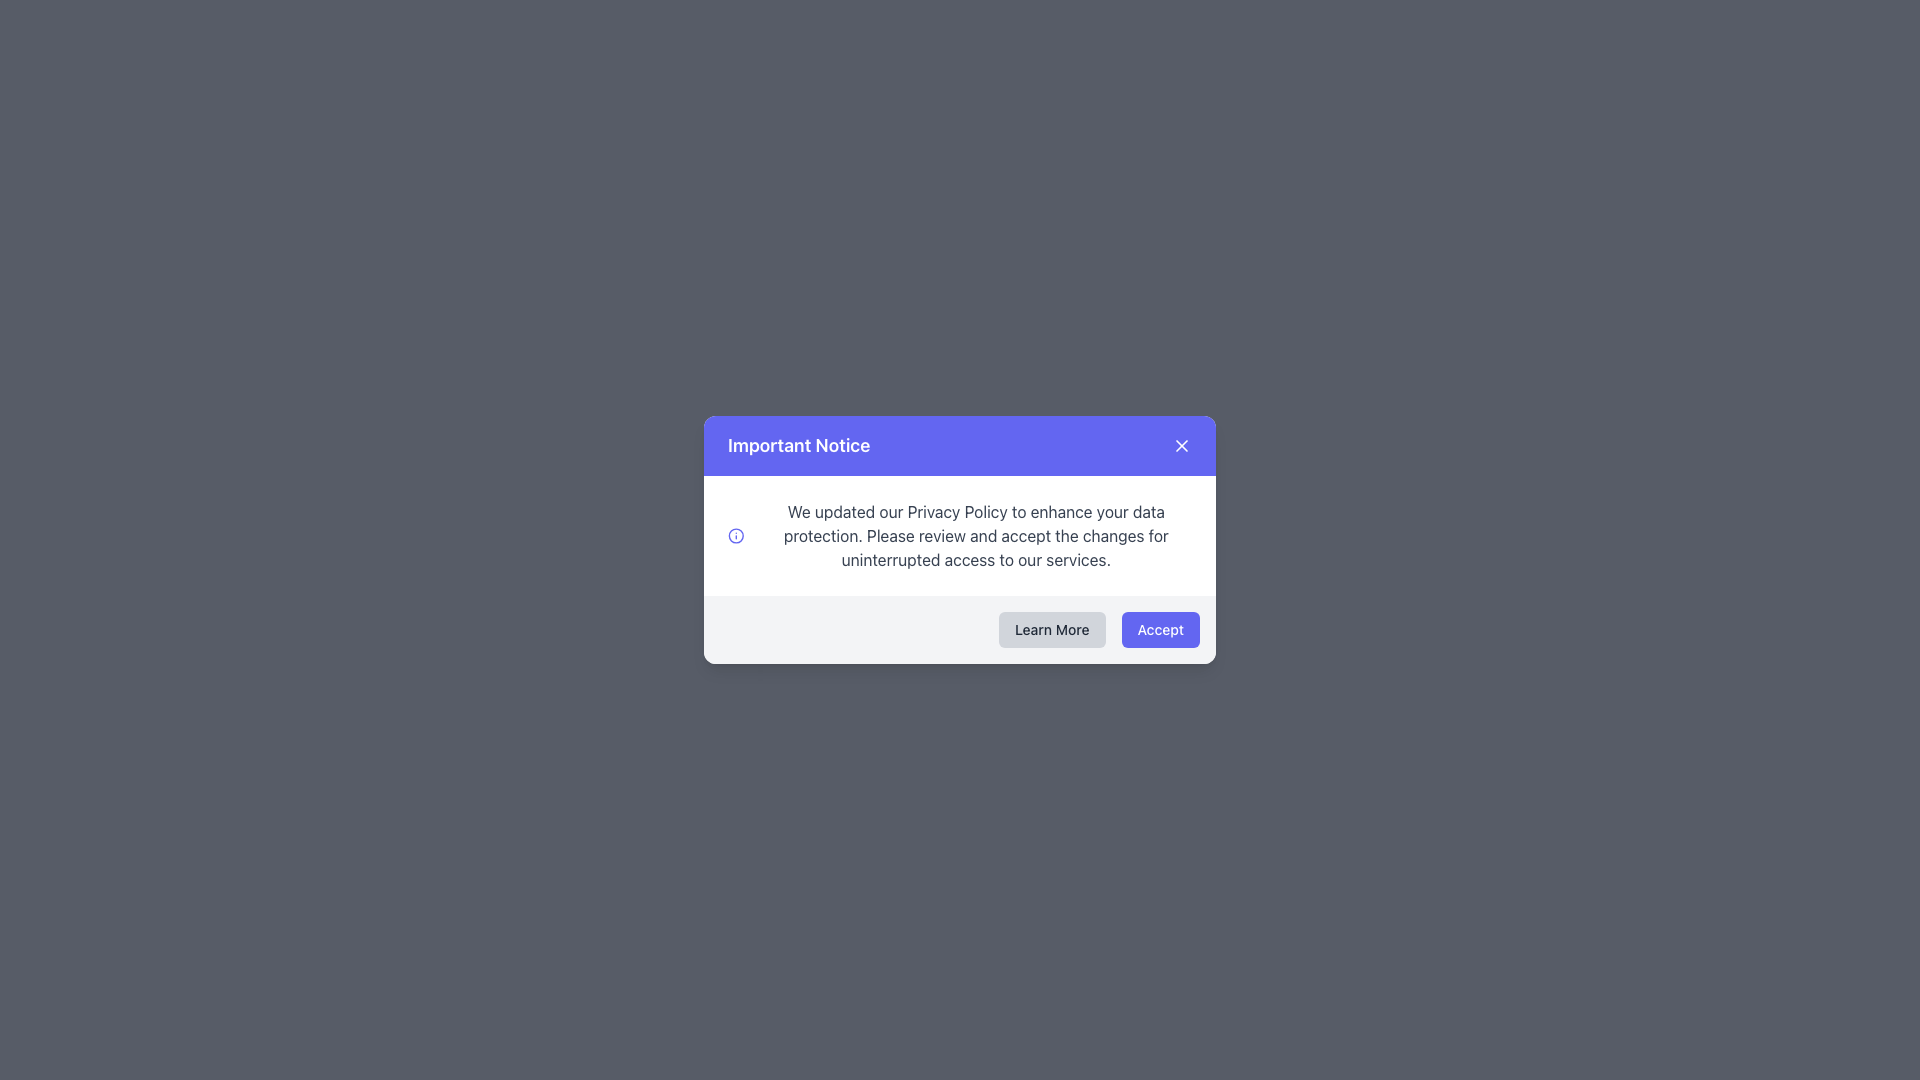  What do you see at coordinates (798, 445) in the screenshot?
I see `the 'Important Notice' text label in the notification modal header, positioned to the left of the close button` at bounding box center [798, 445].